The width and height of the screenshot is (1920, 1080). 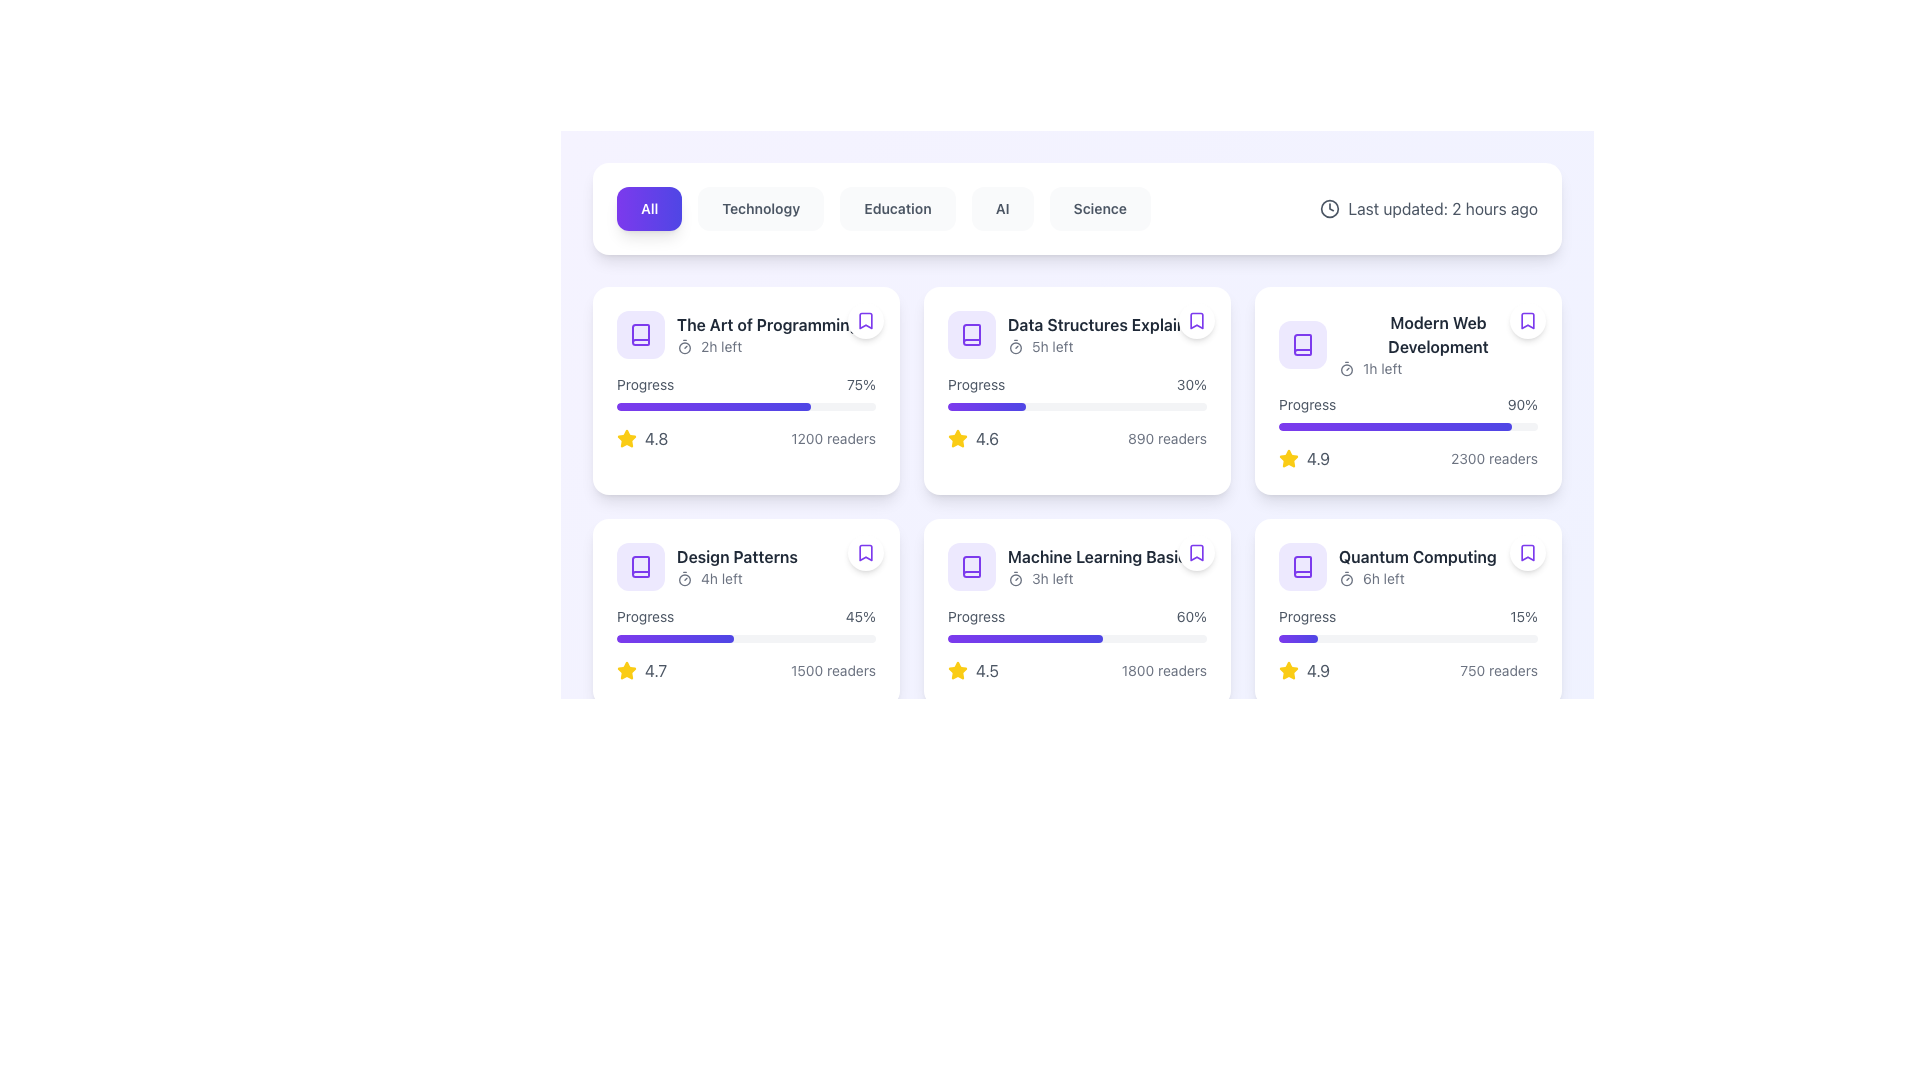 What do you see at coordinates (656, 671) in the screenshot?
I see `average rating score displayed for the item 'Design Patterns', located in the bottom-left corner of the card, to the right of the star icon` at bounding box center [656, 671].